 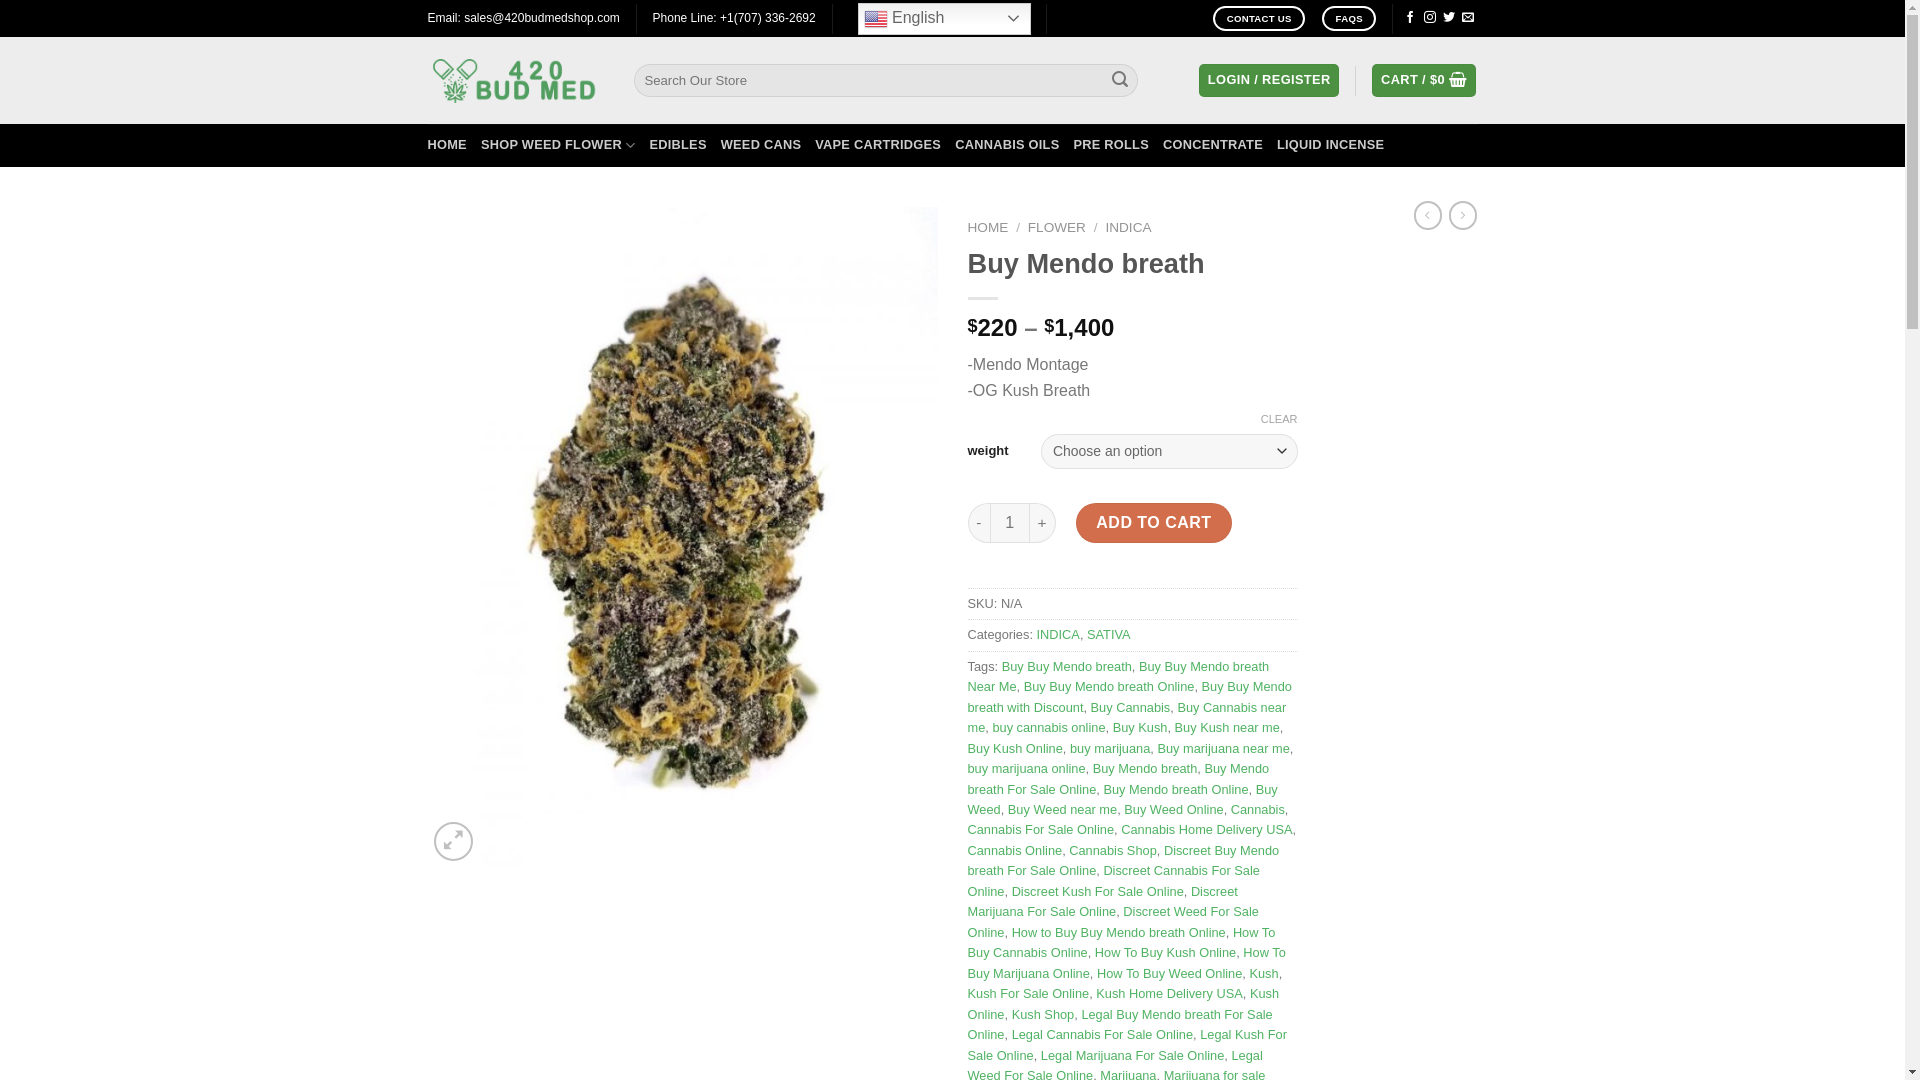 I want to click on 'CANNABIS OILS', so click(x=1007, y=144).